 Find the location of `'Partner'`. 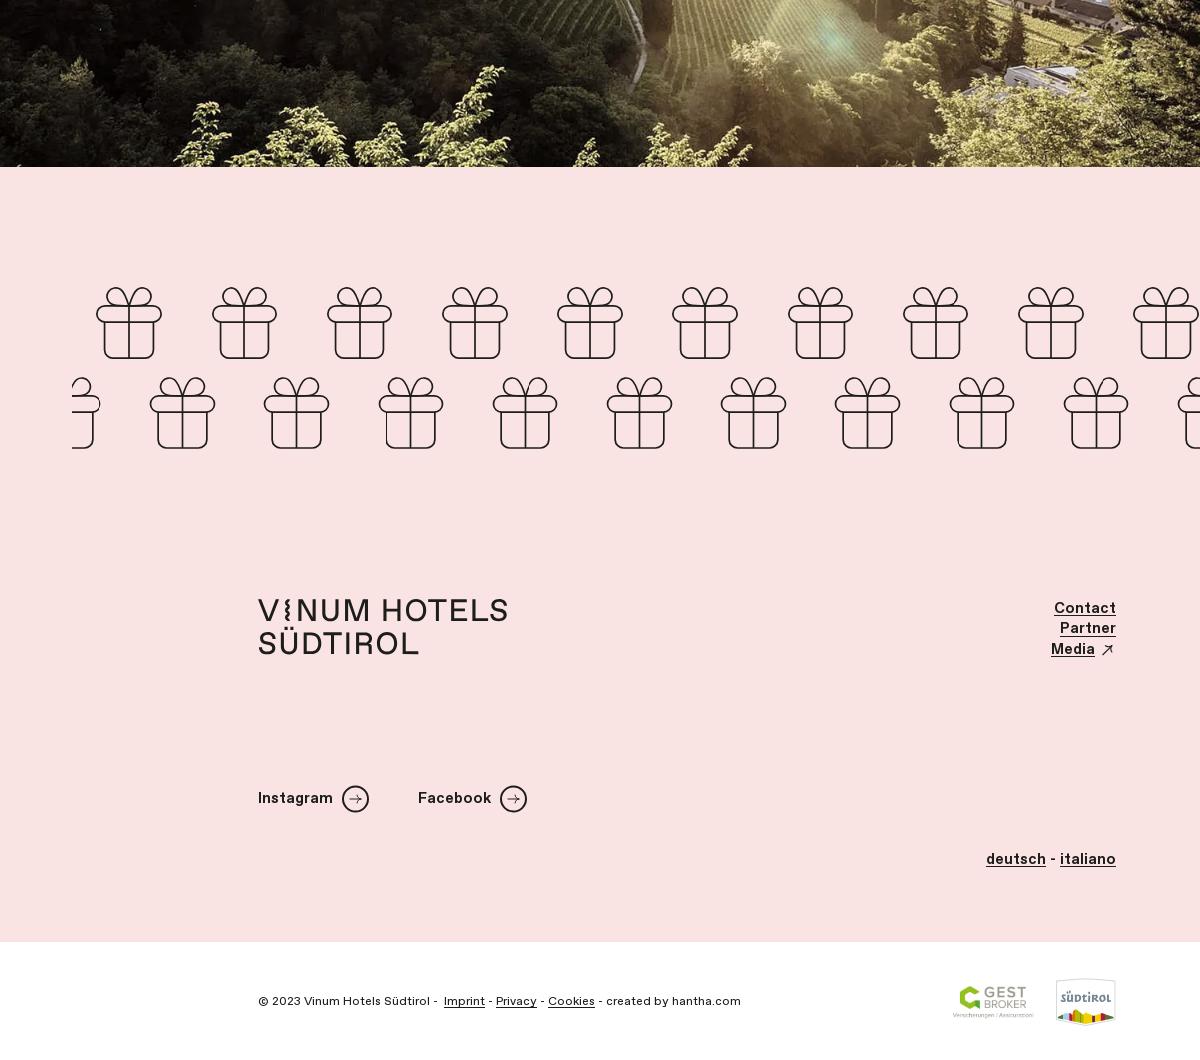

'Partner' is located at coordinates (1087, 629).